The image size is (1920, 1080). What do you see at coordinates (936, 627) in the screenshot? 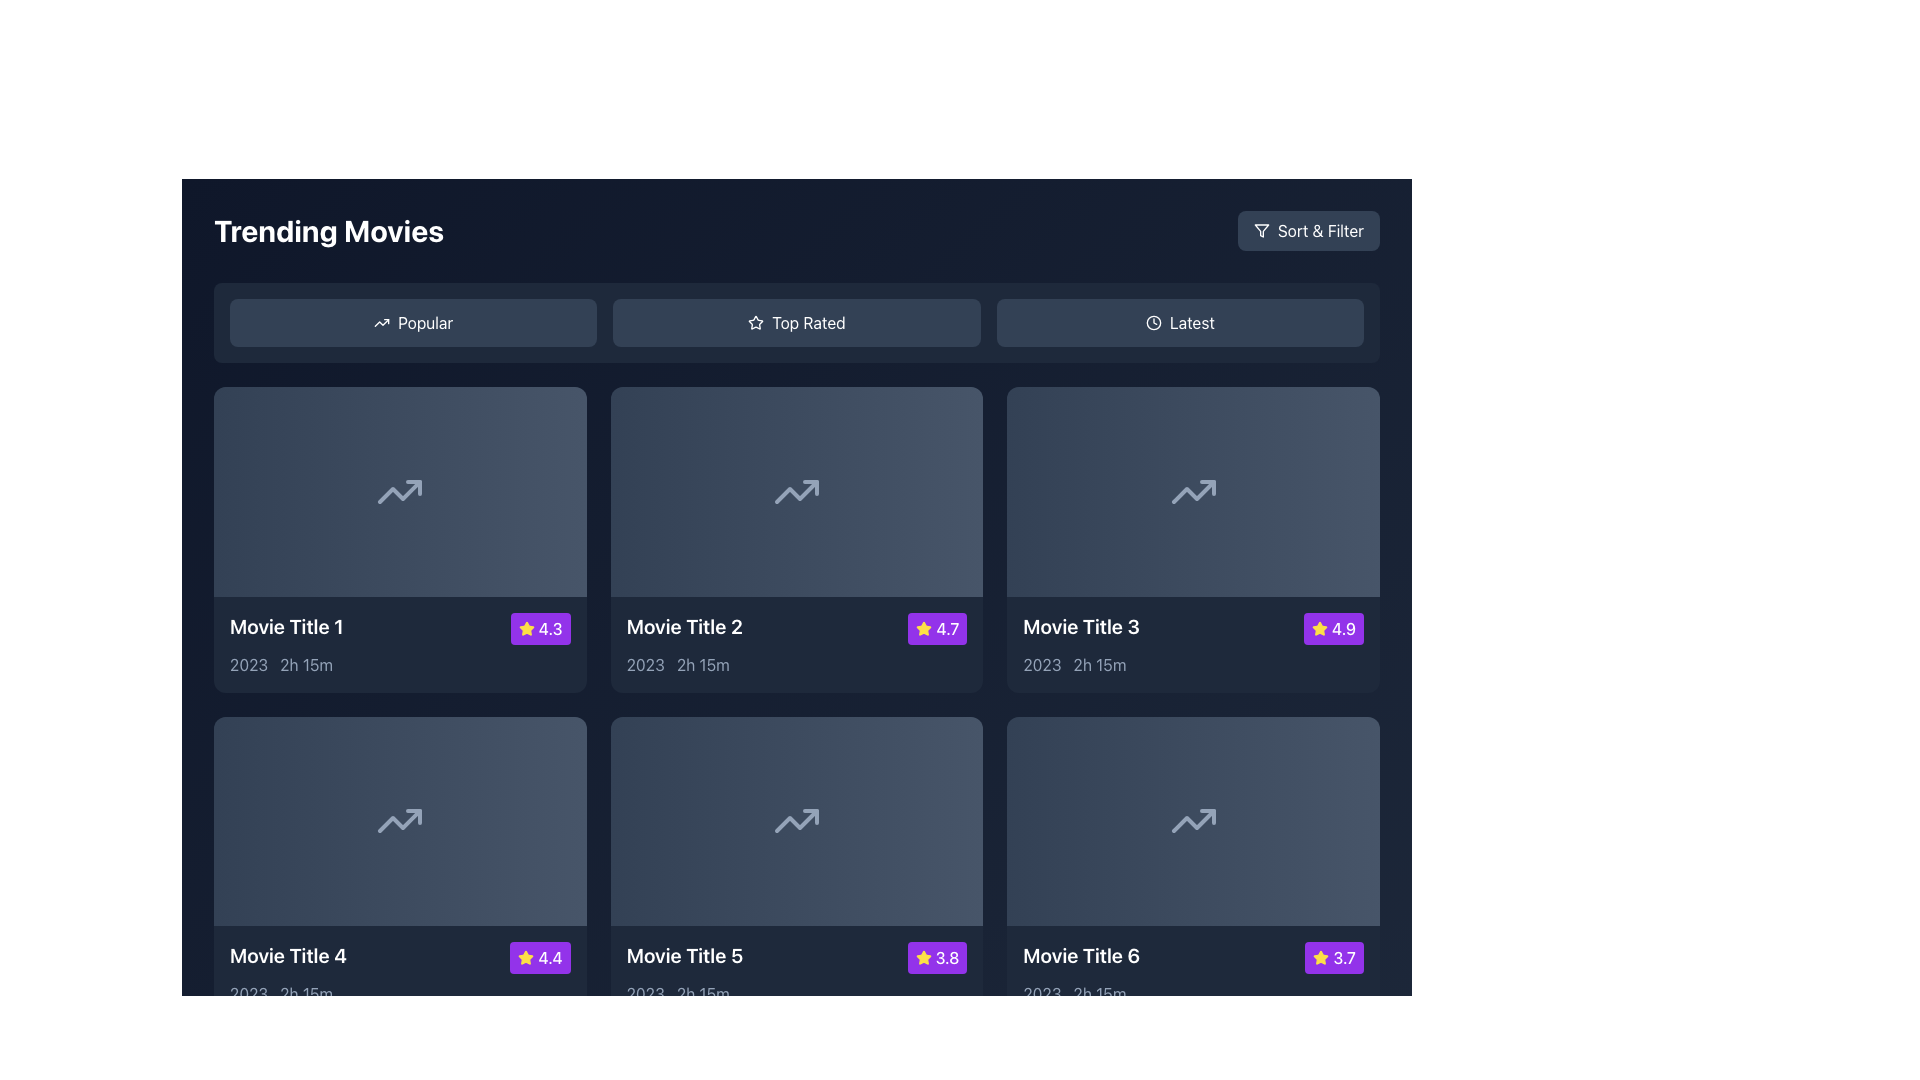
I see `the Iconified text badge that indicates the rating for 'Movie Title 2', positioned in the bottom-right corner of the details box` at bounding box center [936, 627].